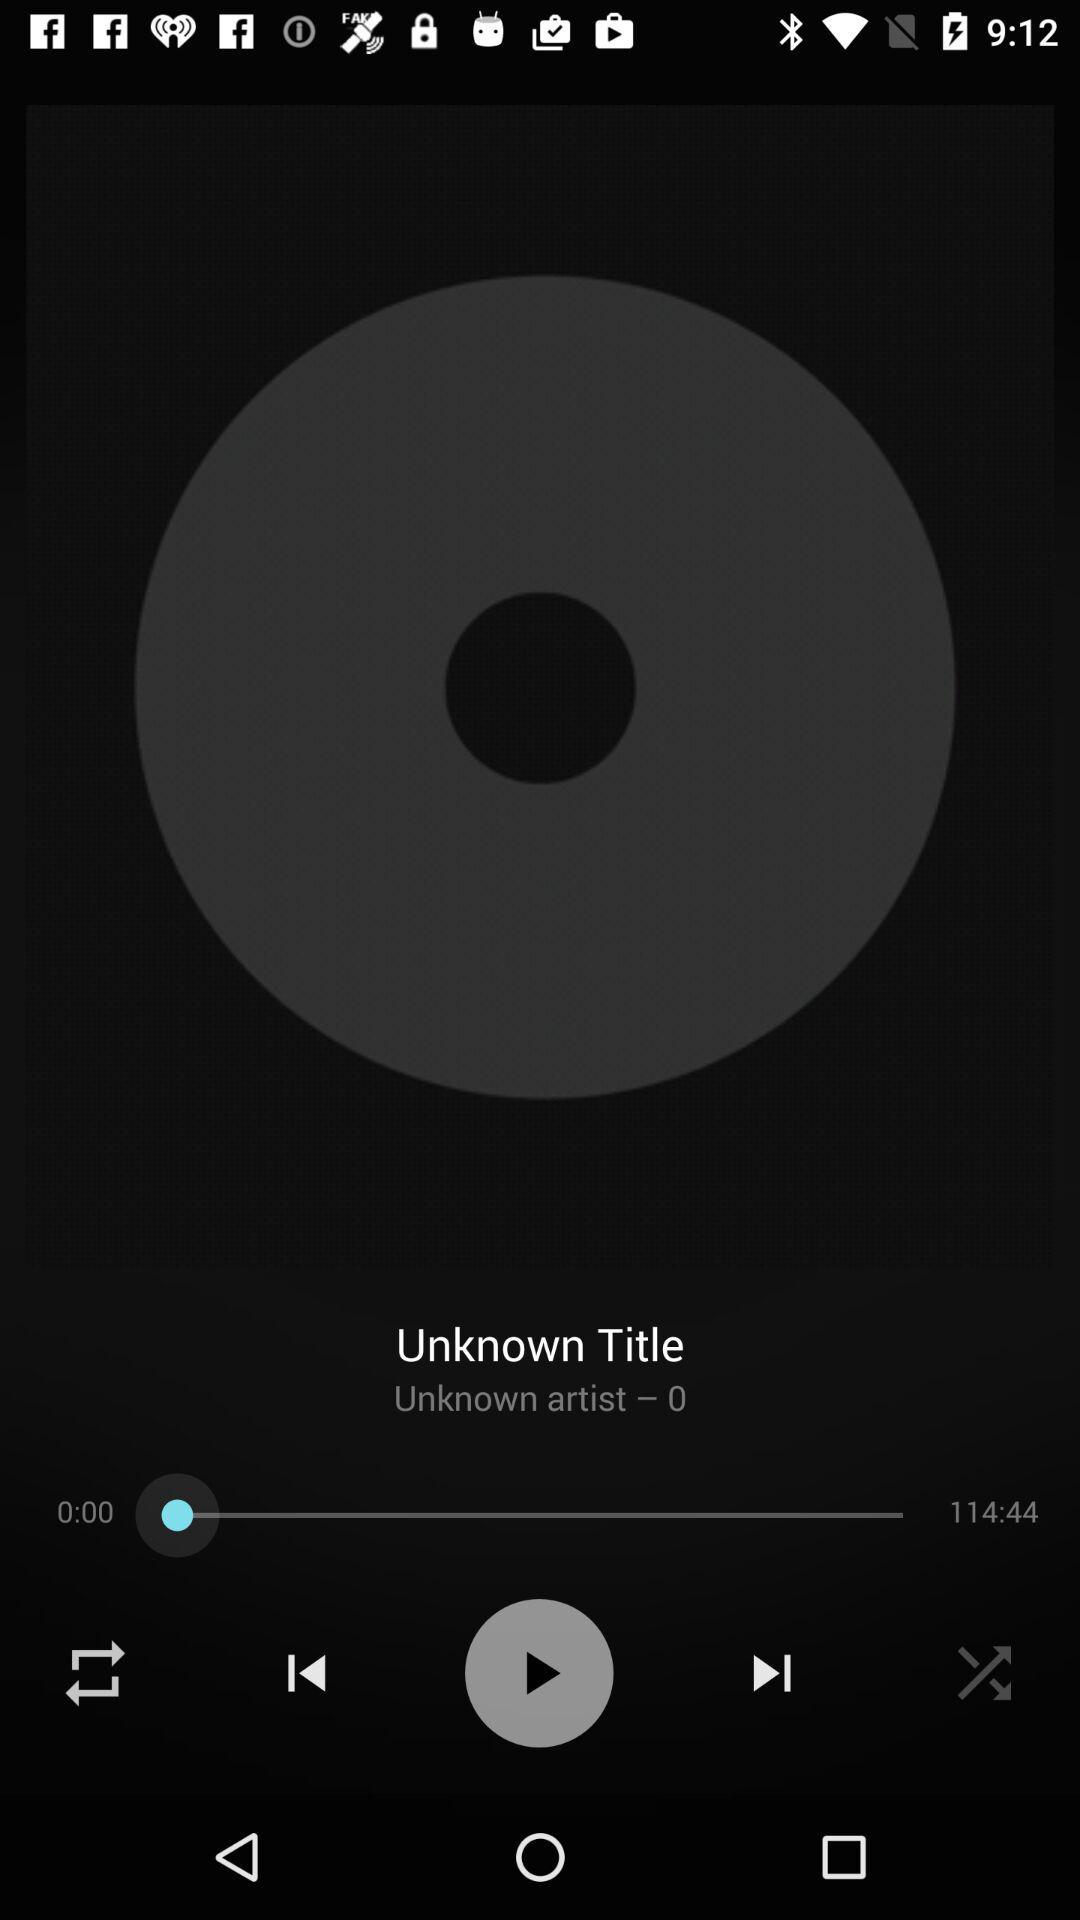 This screenshot has height=1920, width=1080. I want to click on the close icon, so click(983, 1673).